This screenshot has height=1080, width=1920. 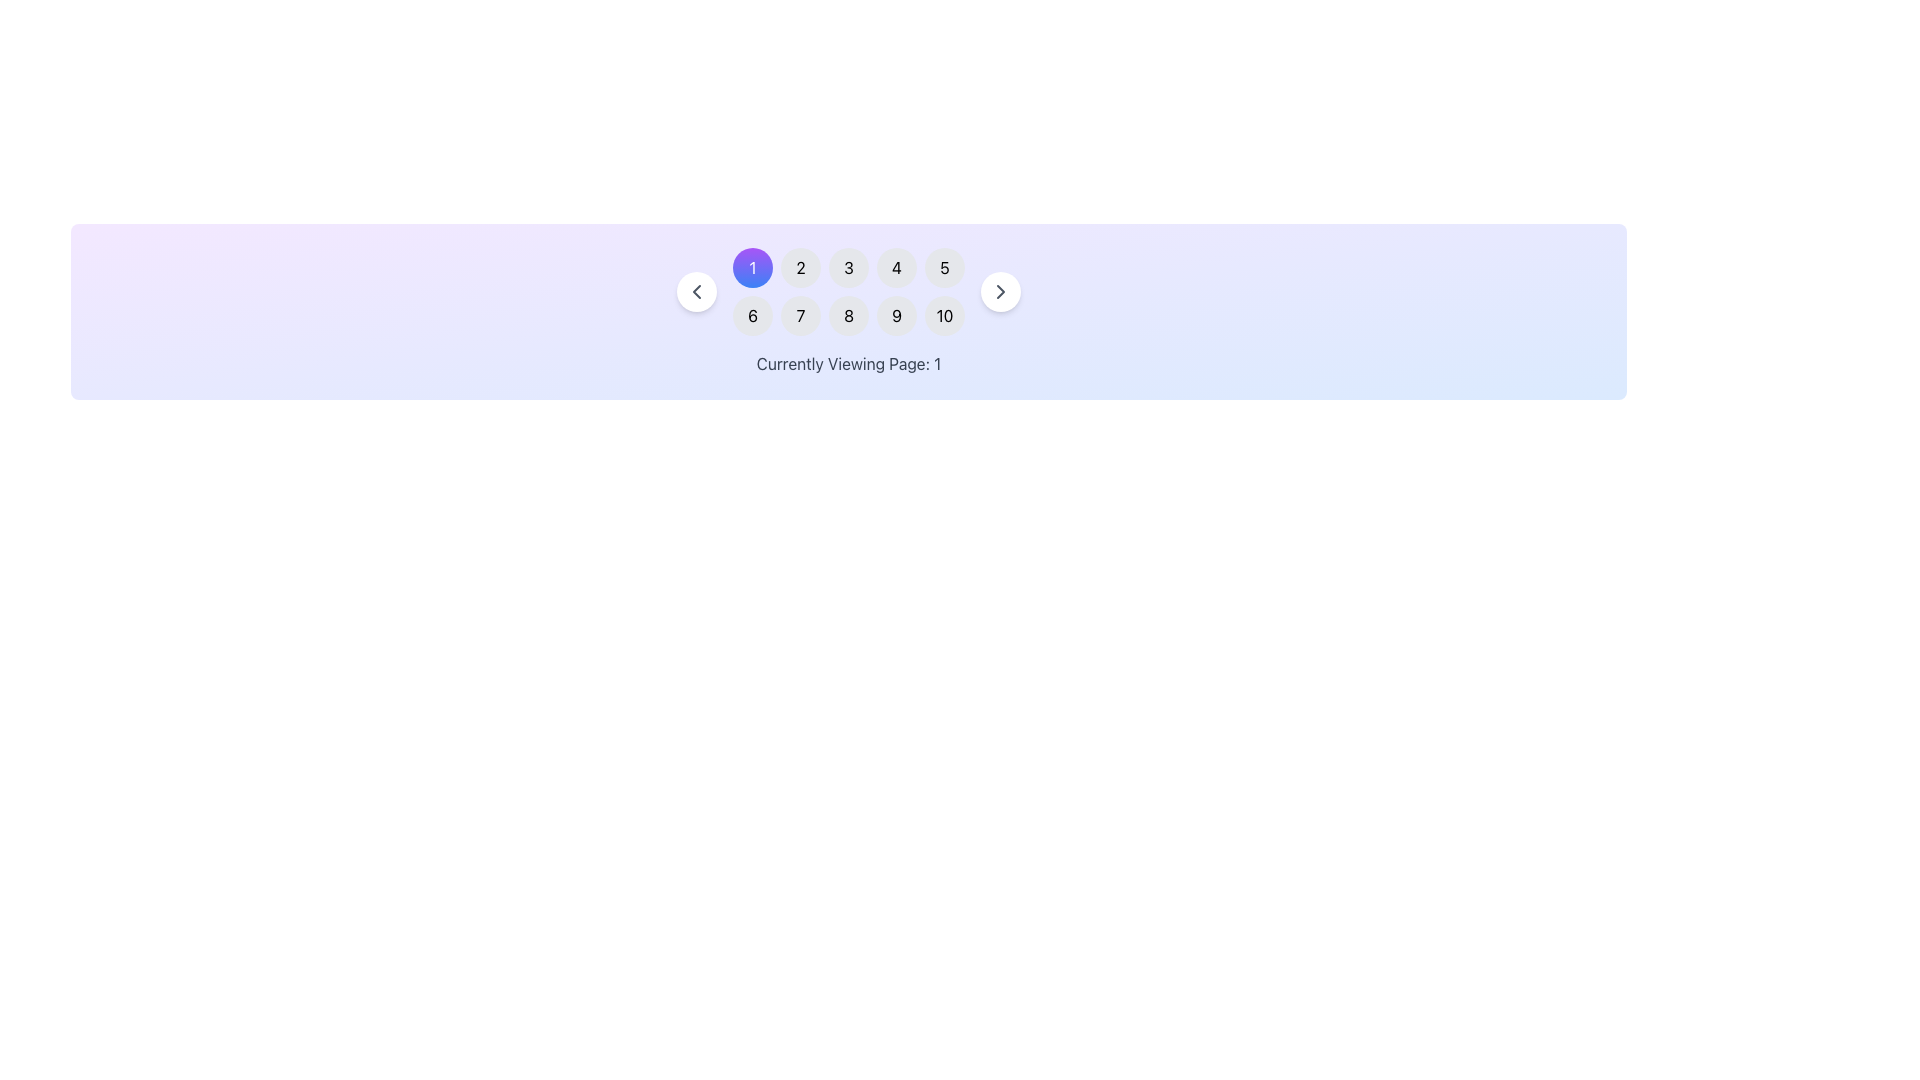 I want to click on the leftward chevron SVG icon with a gray stroke, located within a circular background on the left side of the pagination control bar, so click(x=696, y=292).